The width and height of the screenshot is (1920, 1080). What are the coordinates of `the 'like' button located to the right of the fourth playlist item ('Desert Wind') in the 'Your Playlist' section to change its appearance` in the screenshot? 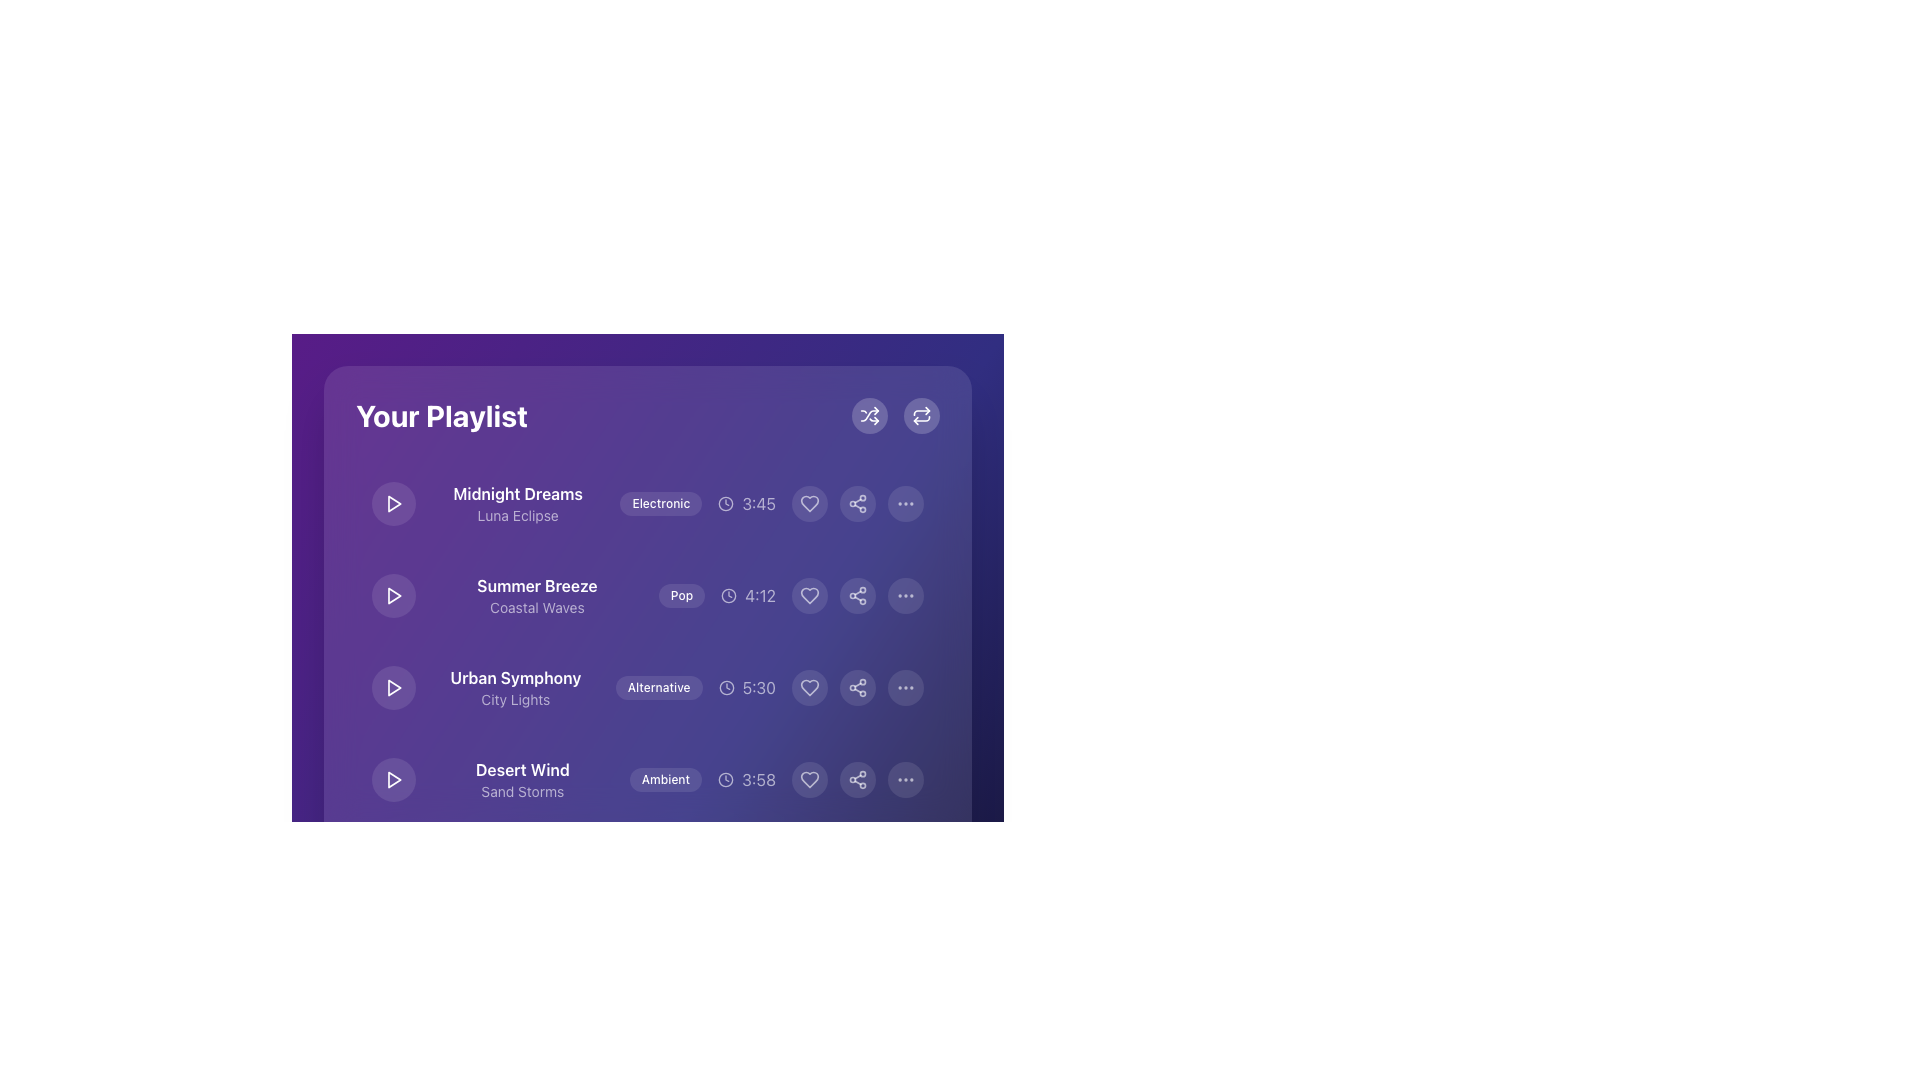 It's located at (810, 778).